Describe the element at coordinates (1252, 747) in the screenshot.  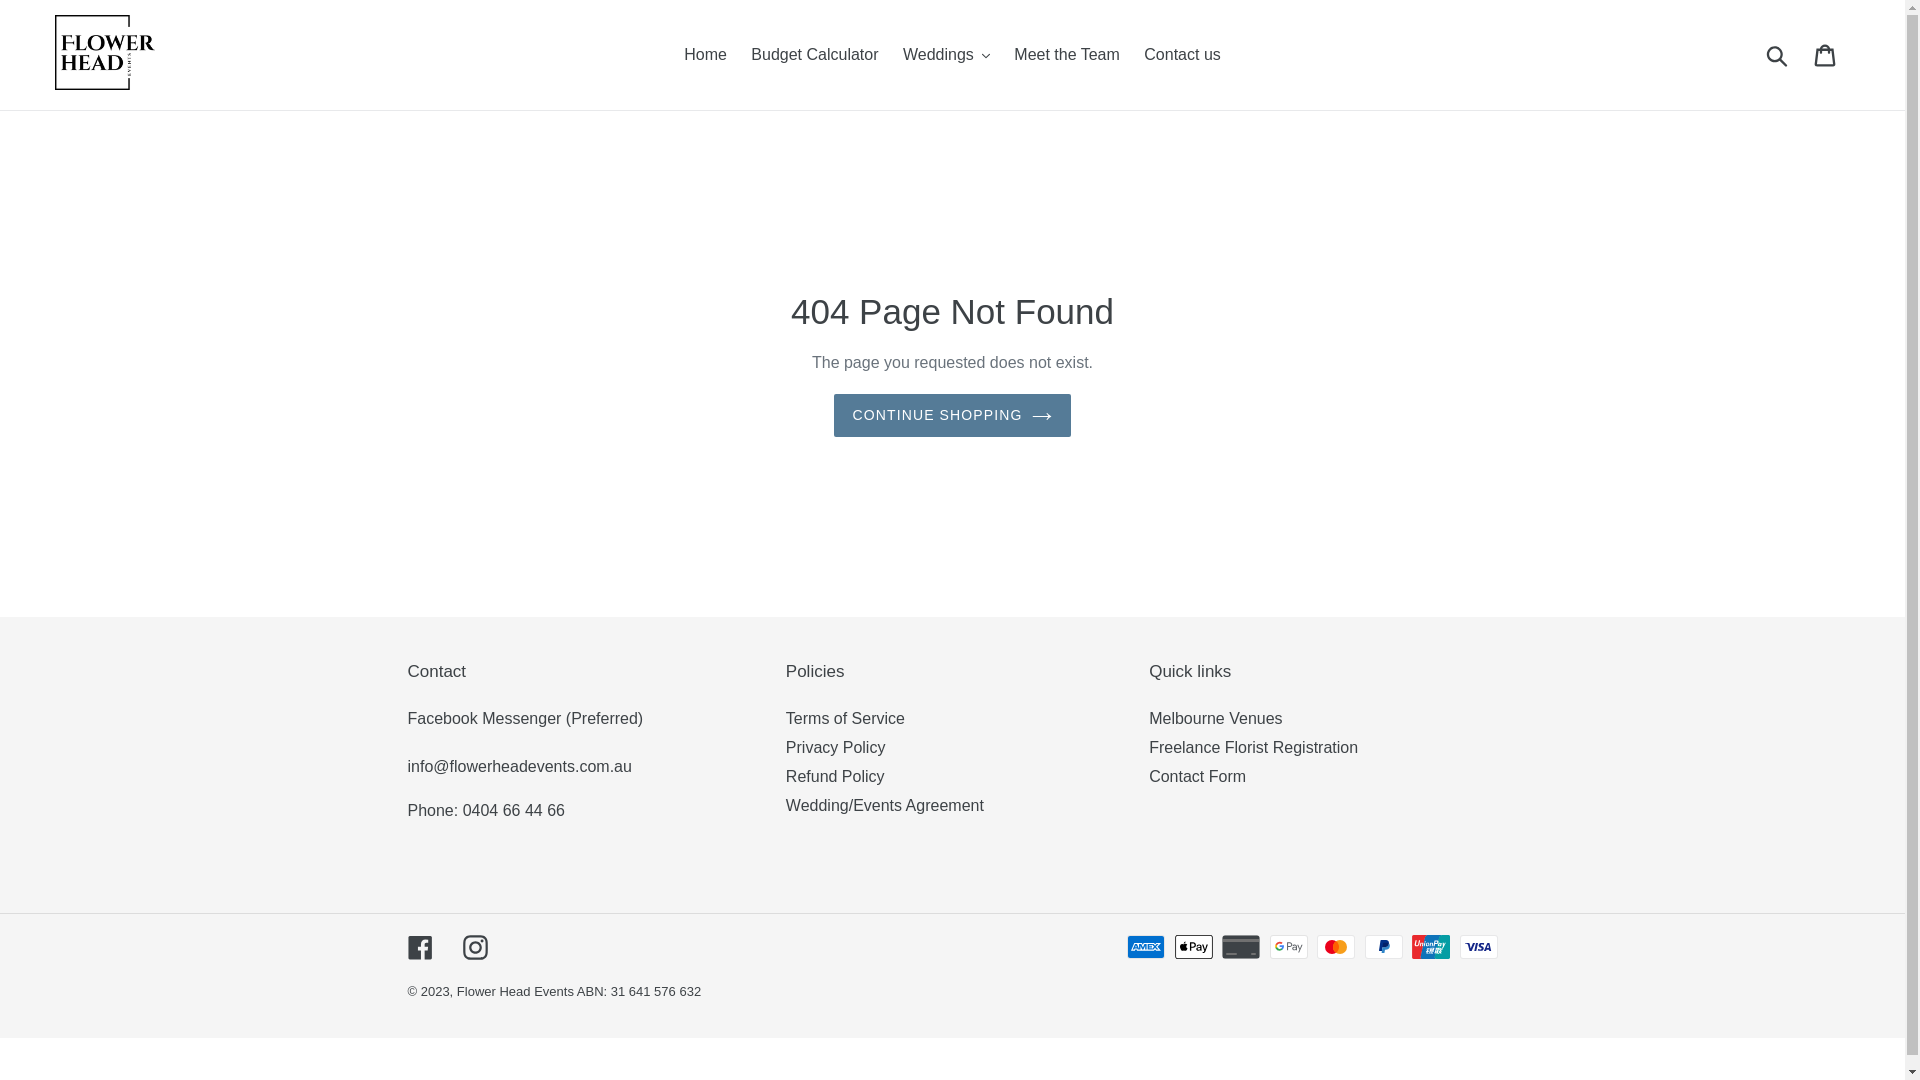
I see `'Freelance Florist Registration'` at that location.